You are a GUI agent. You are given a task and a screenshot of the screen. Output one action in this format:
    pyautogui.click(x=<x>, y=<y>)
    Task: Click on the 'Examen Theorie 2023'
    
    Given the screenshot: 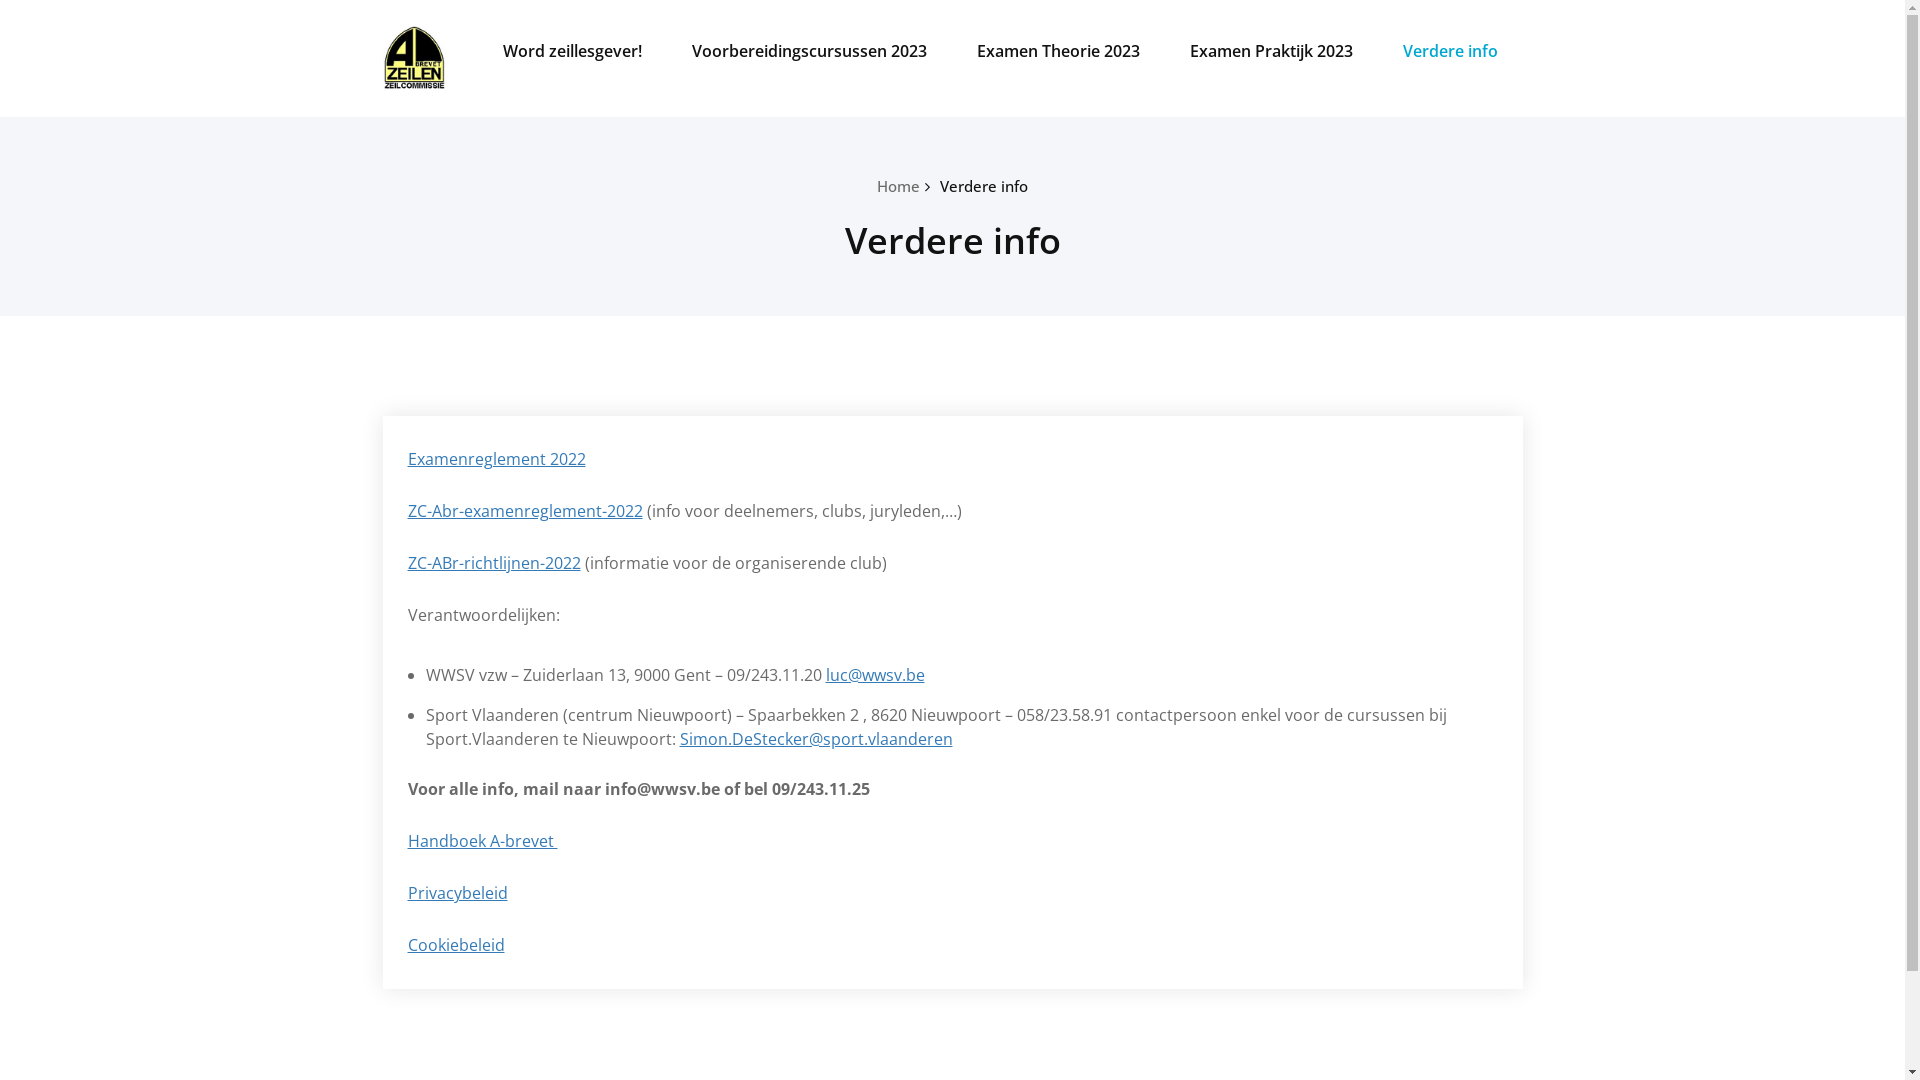 What is the action you would take?
    pyautogui.click(x=1057, y=49)
    